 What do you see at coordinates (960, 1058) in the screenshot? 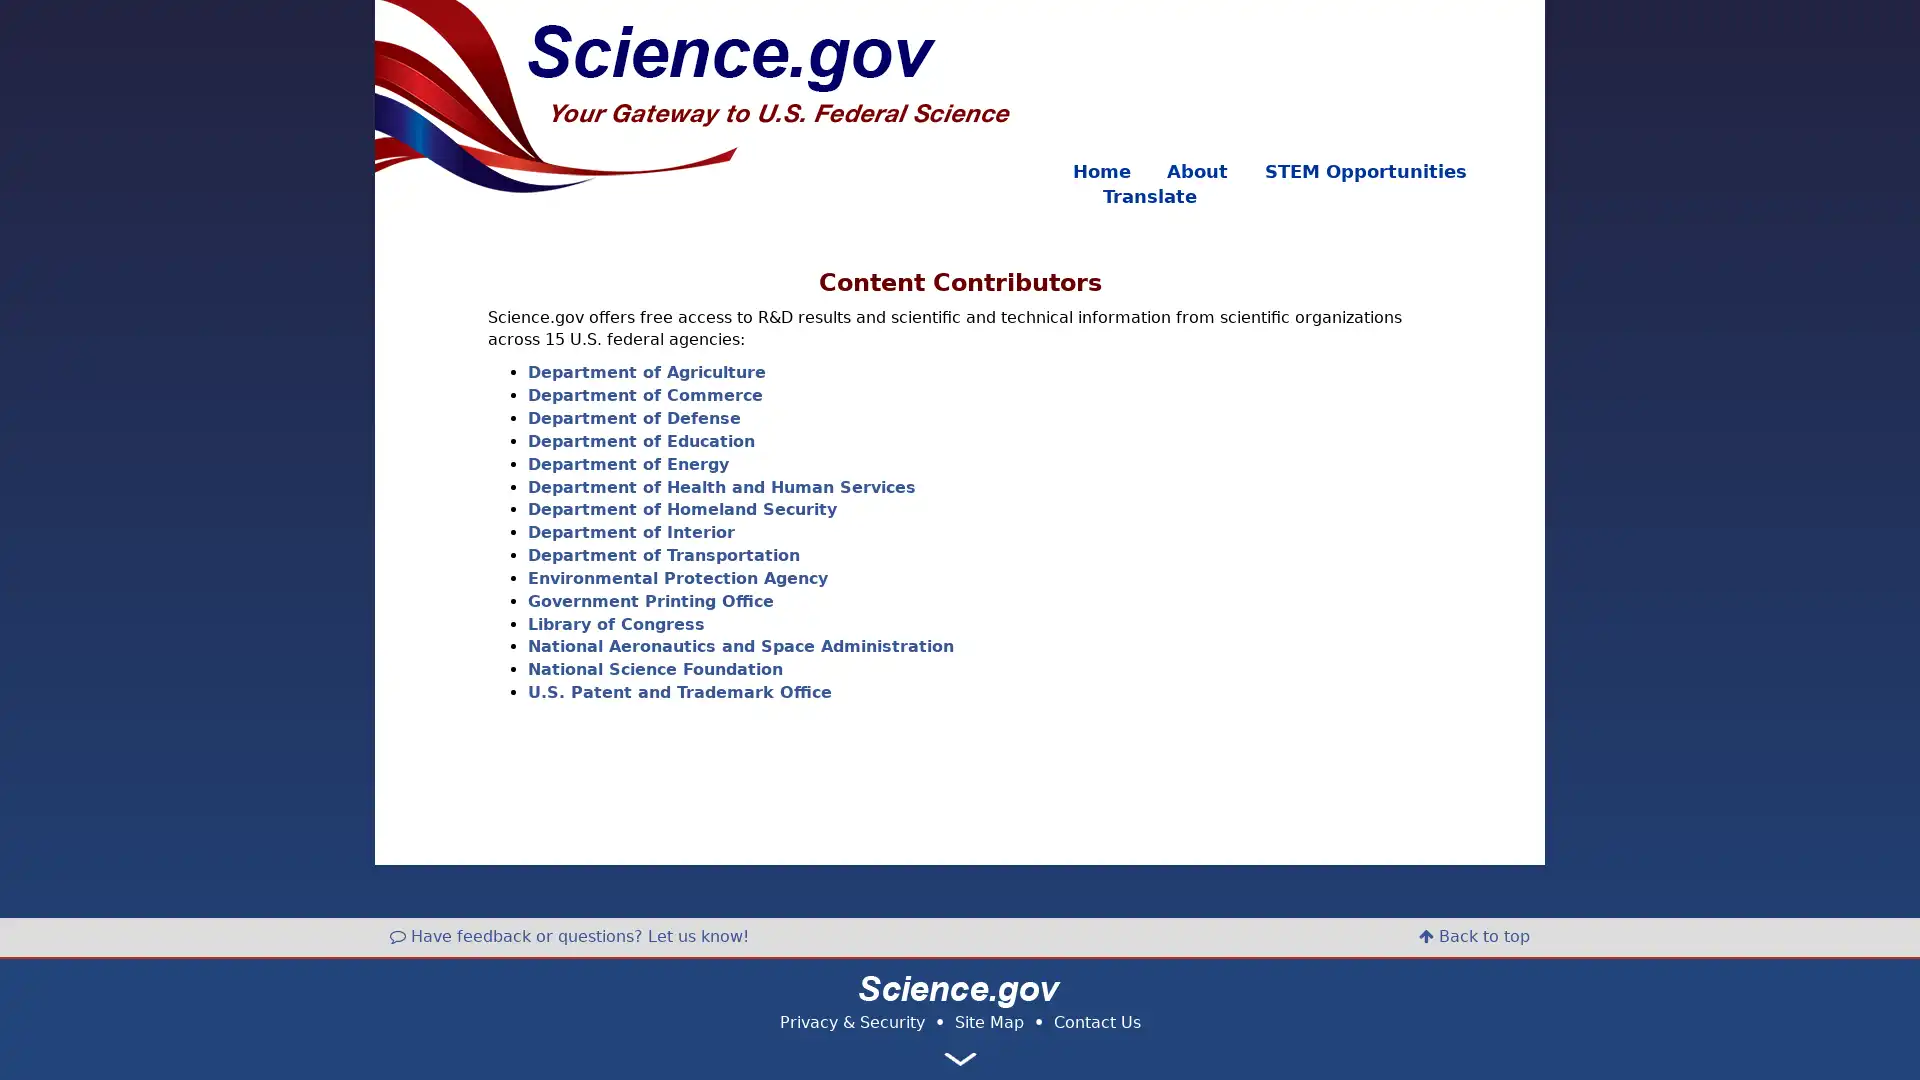
I see `expand` at bounding box center [960, 1058].